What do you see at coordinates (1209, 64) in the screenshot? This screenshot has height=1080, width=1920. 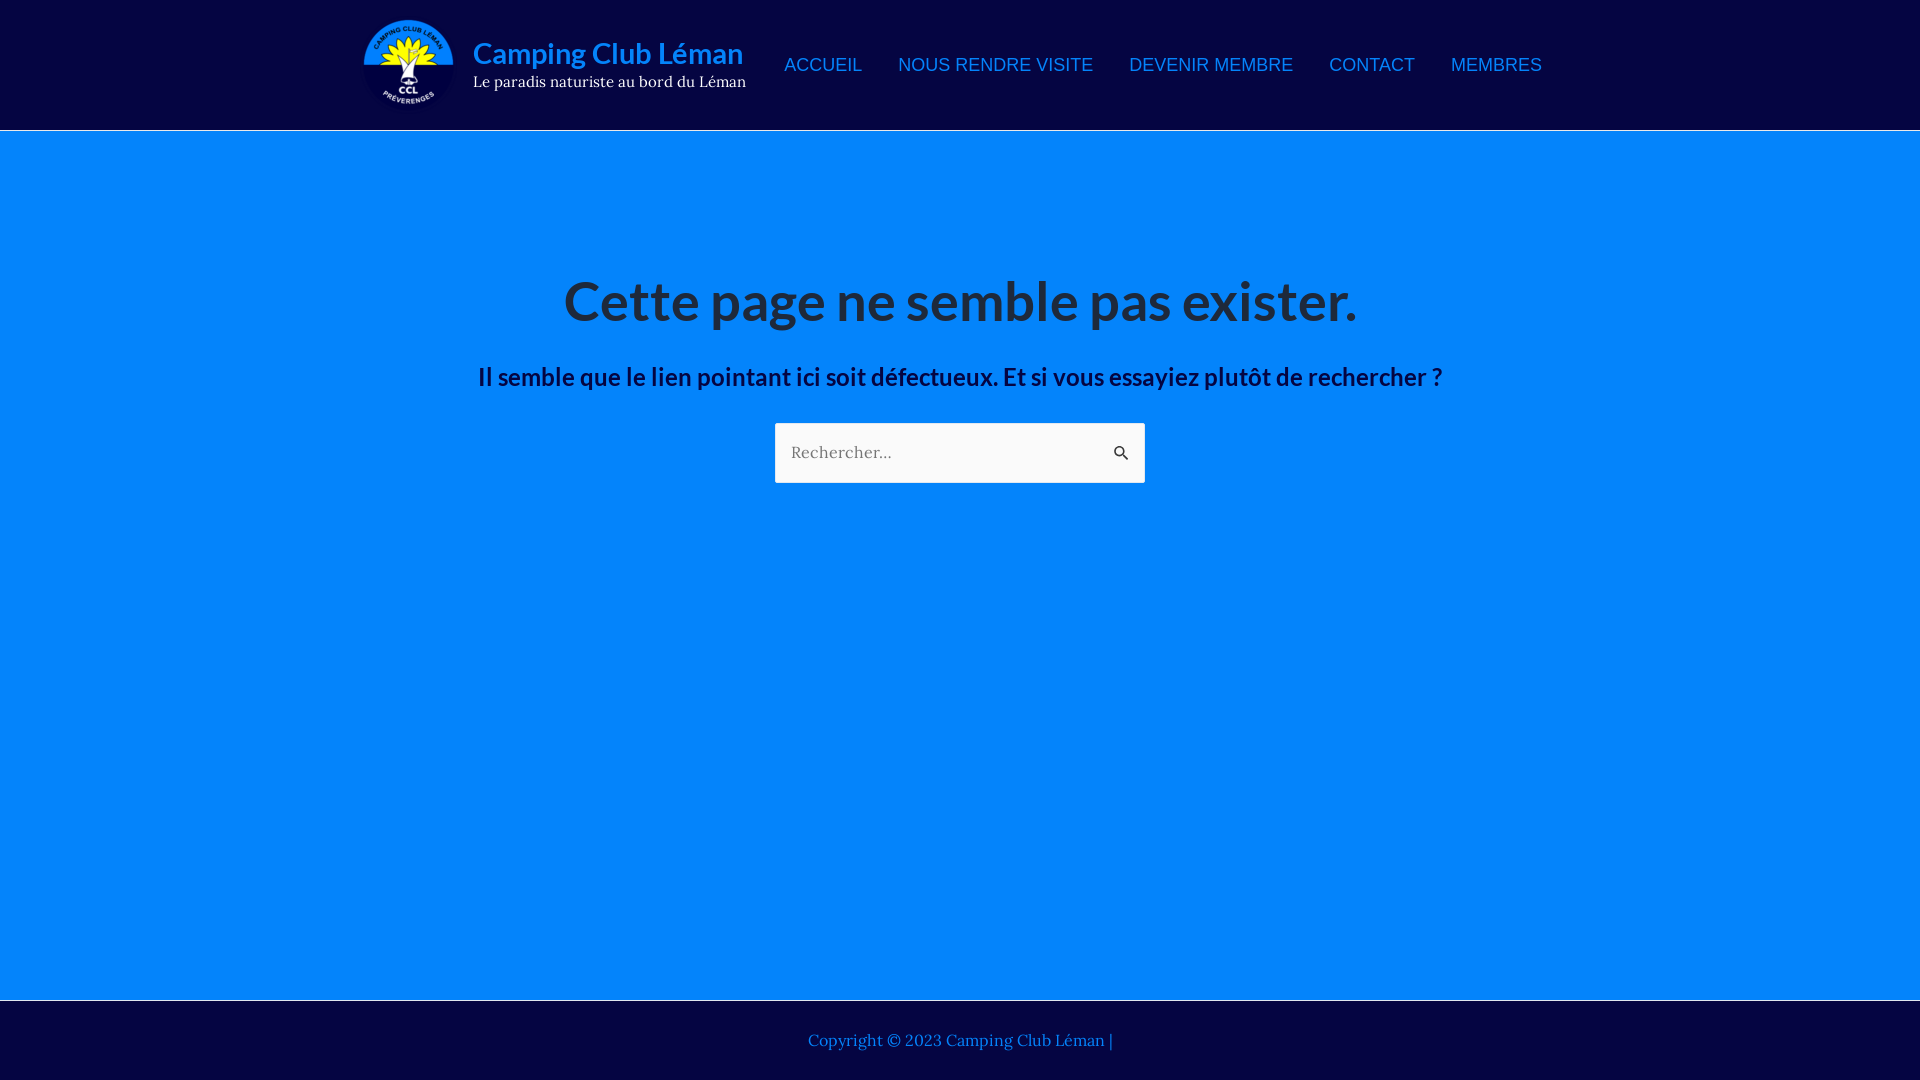 I see `'DEVENIR MEMBRE'` at bounding box center [1209, 64].